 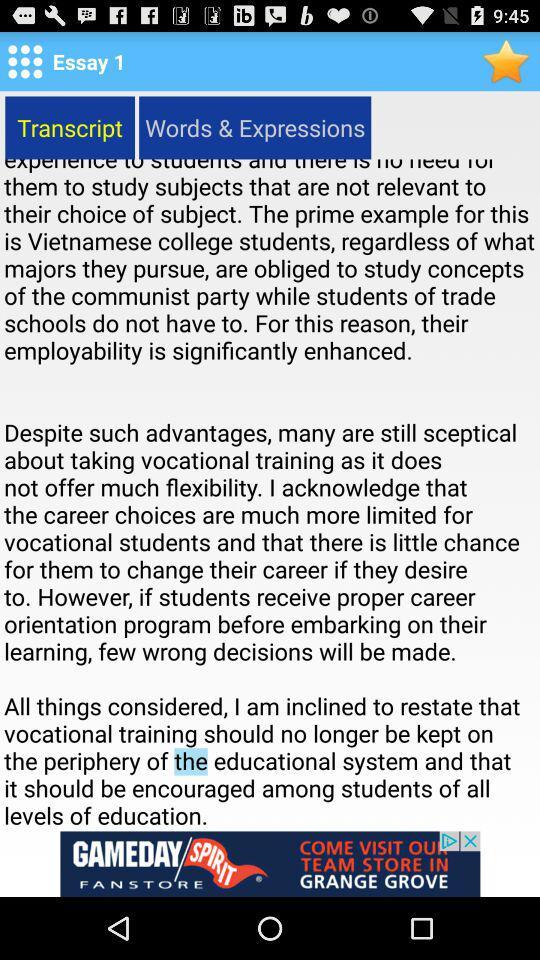 What do you see at coordinates (507, 65) in the screenshot?
I see `the star icon` at bounding box center [507, 65].